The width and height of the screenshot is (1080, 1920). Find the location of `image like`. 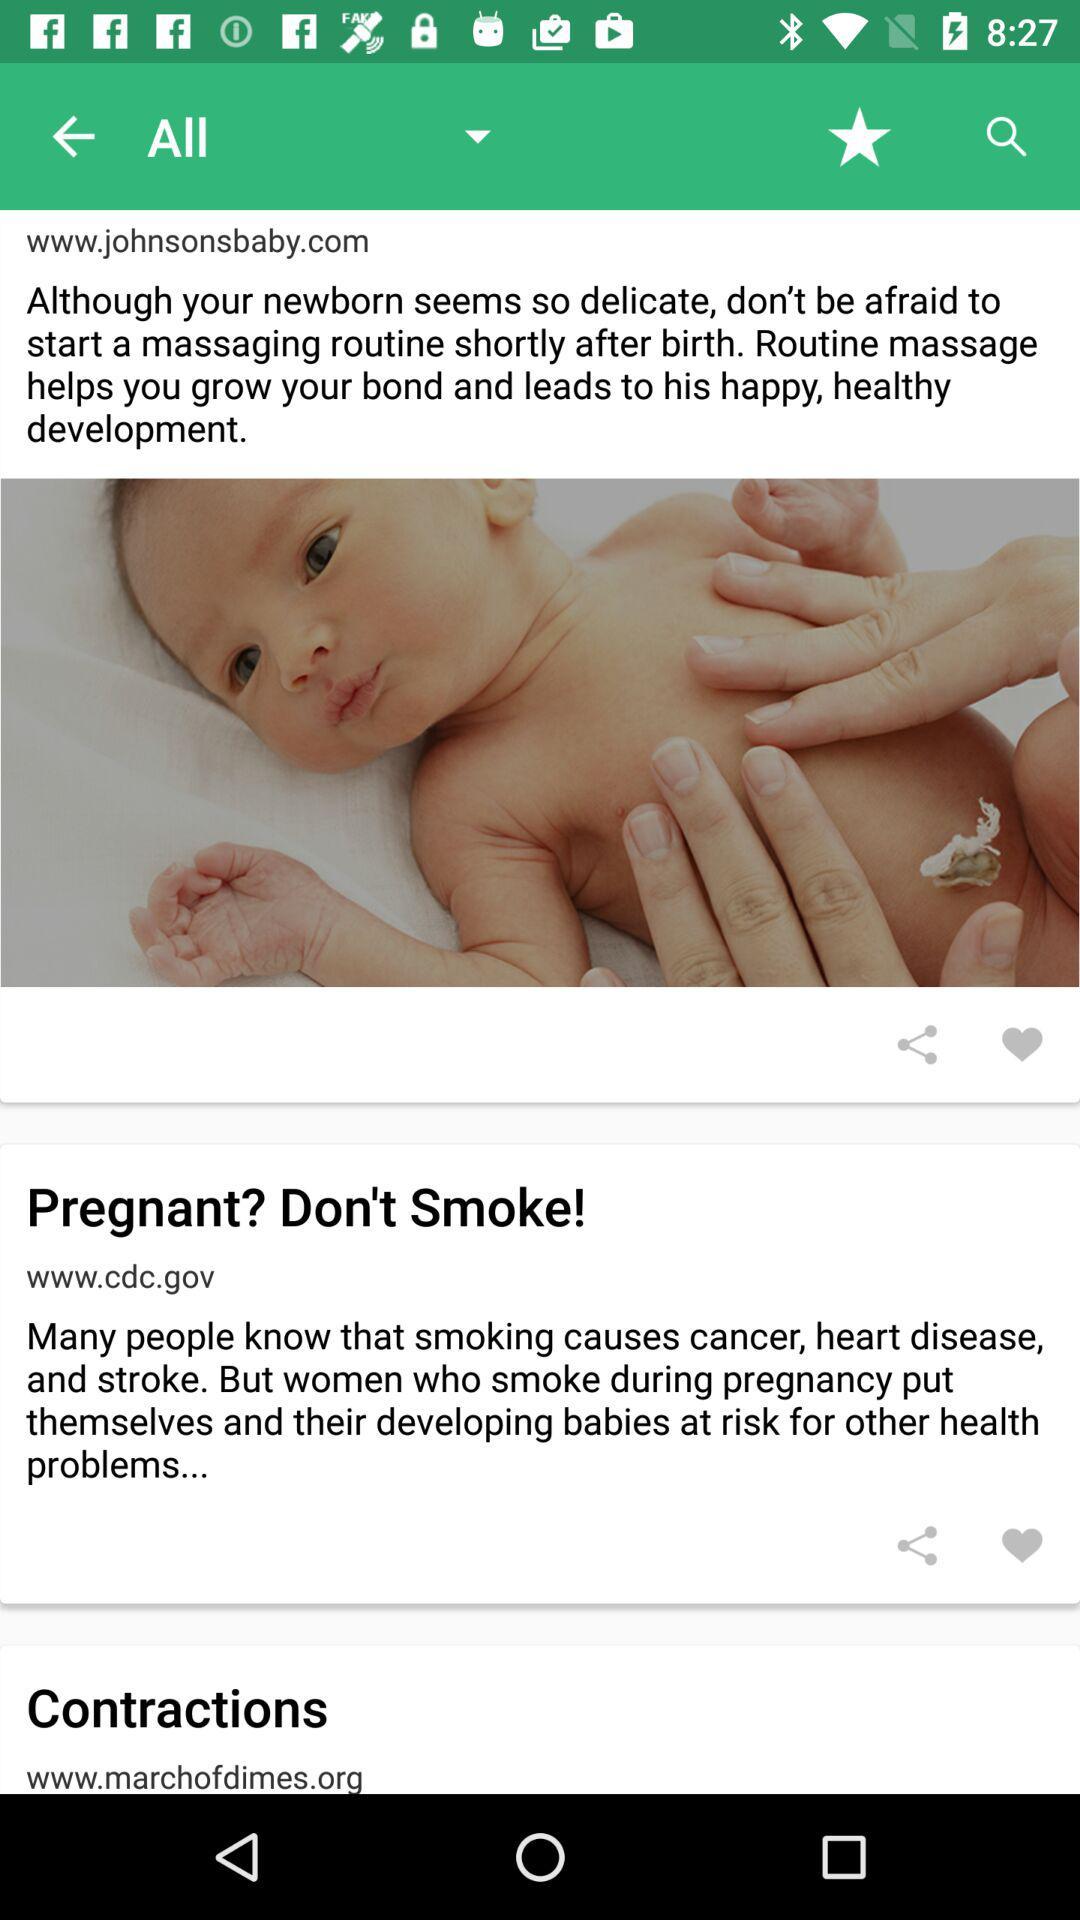

image like is located at coordinates (1022, 1043).